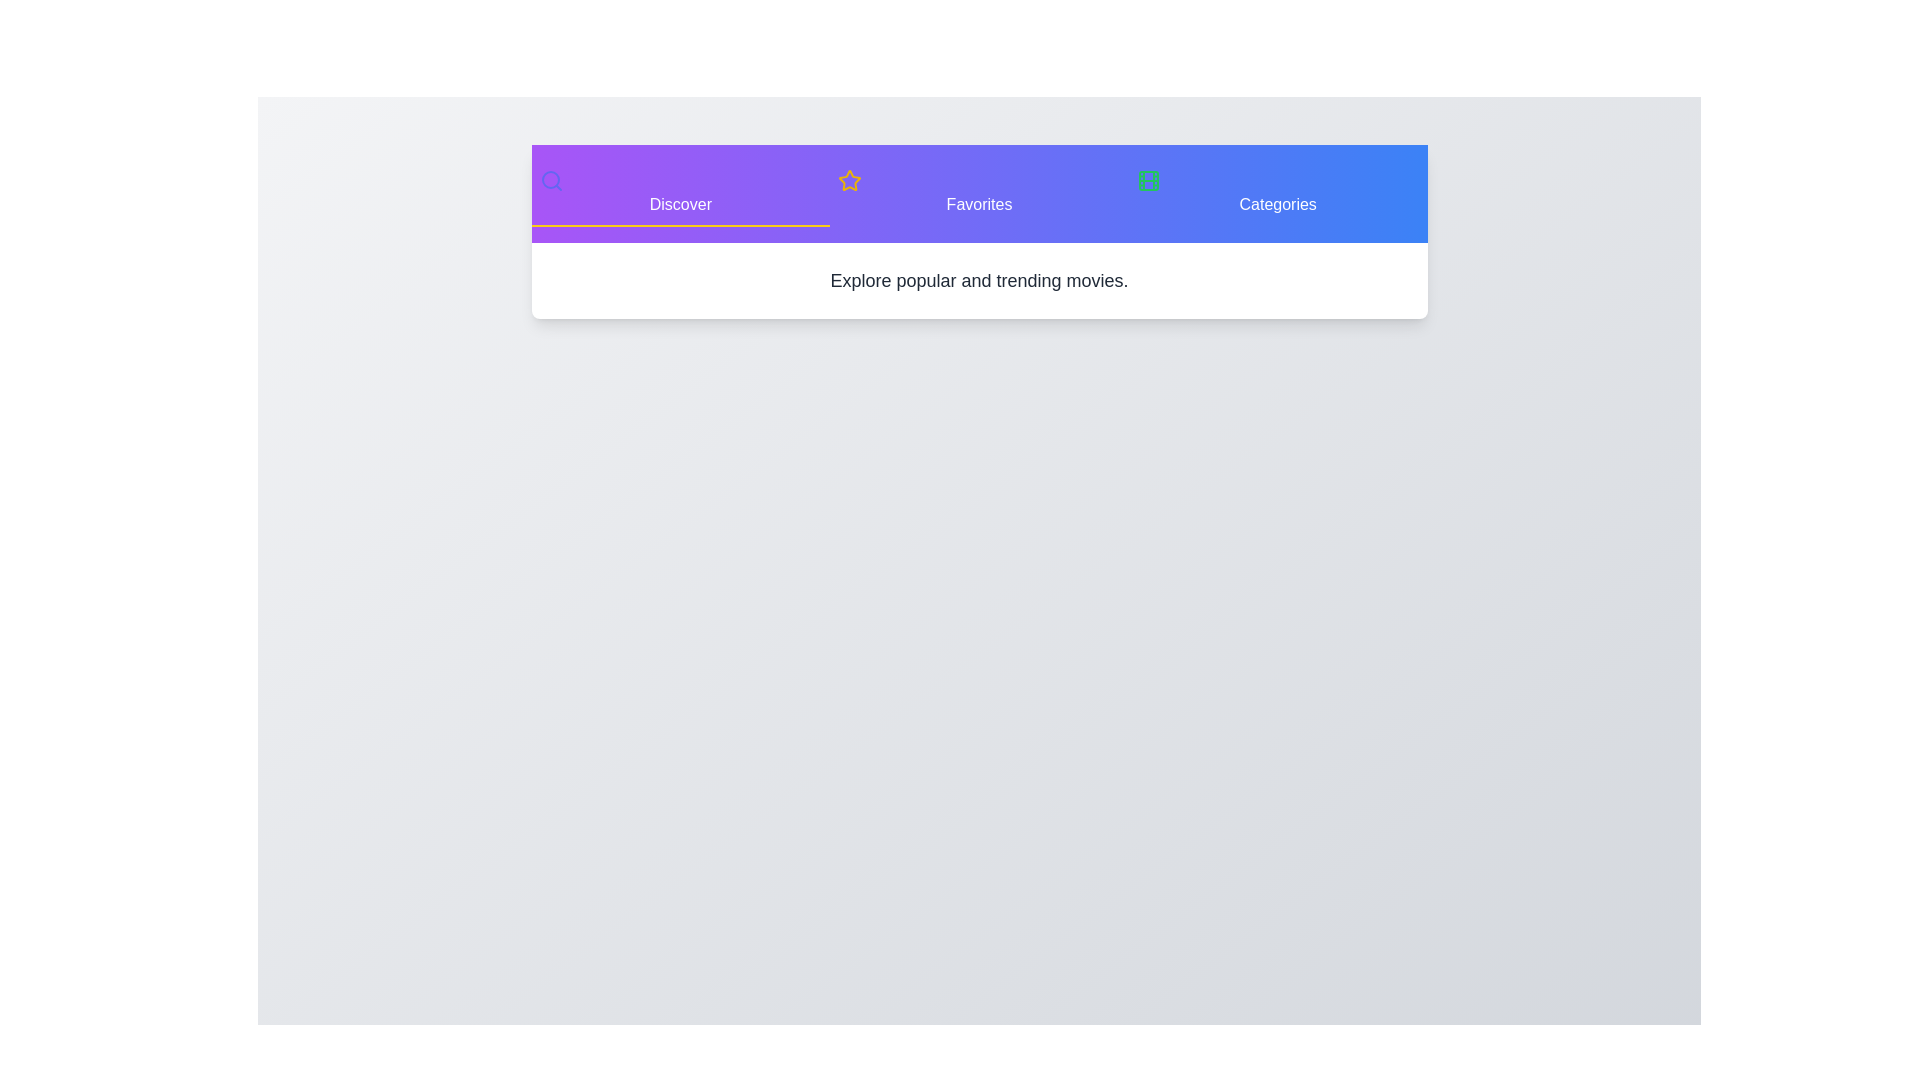 The width and height of the screenshot is (1920, 1080). Describe the element at coordinates (680, 193) in the screenshot. I see `the tab button labeled Discover to switch to that tab` at that location.